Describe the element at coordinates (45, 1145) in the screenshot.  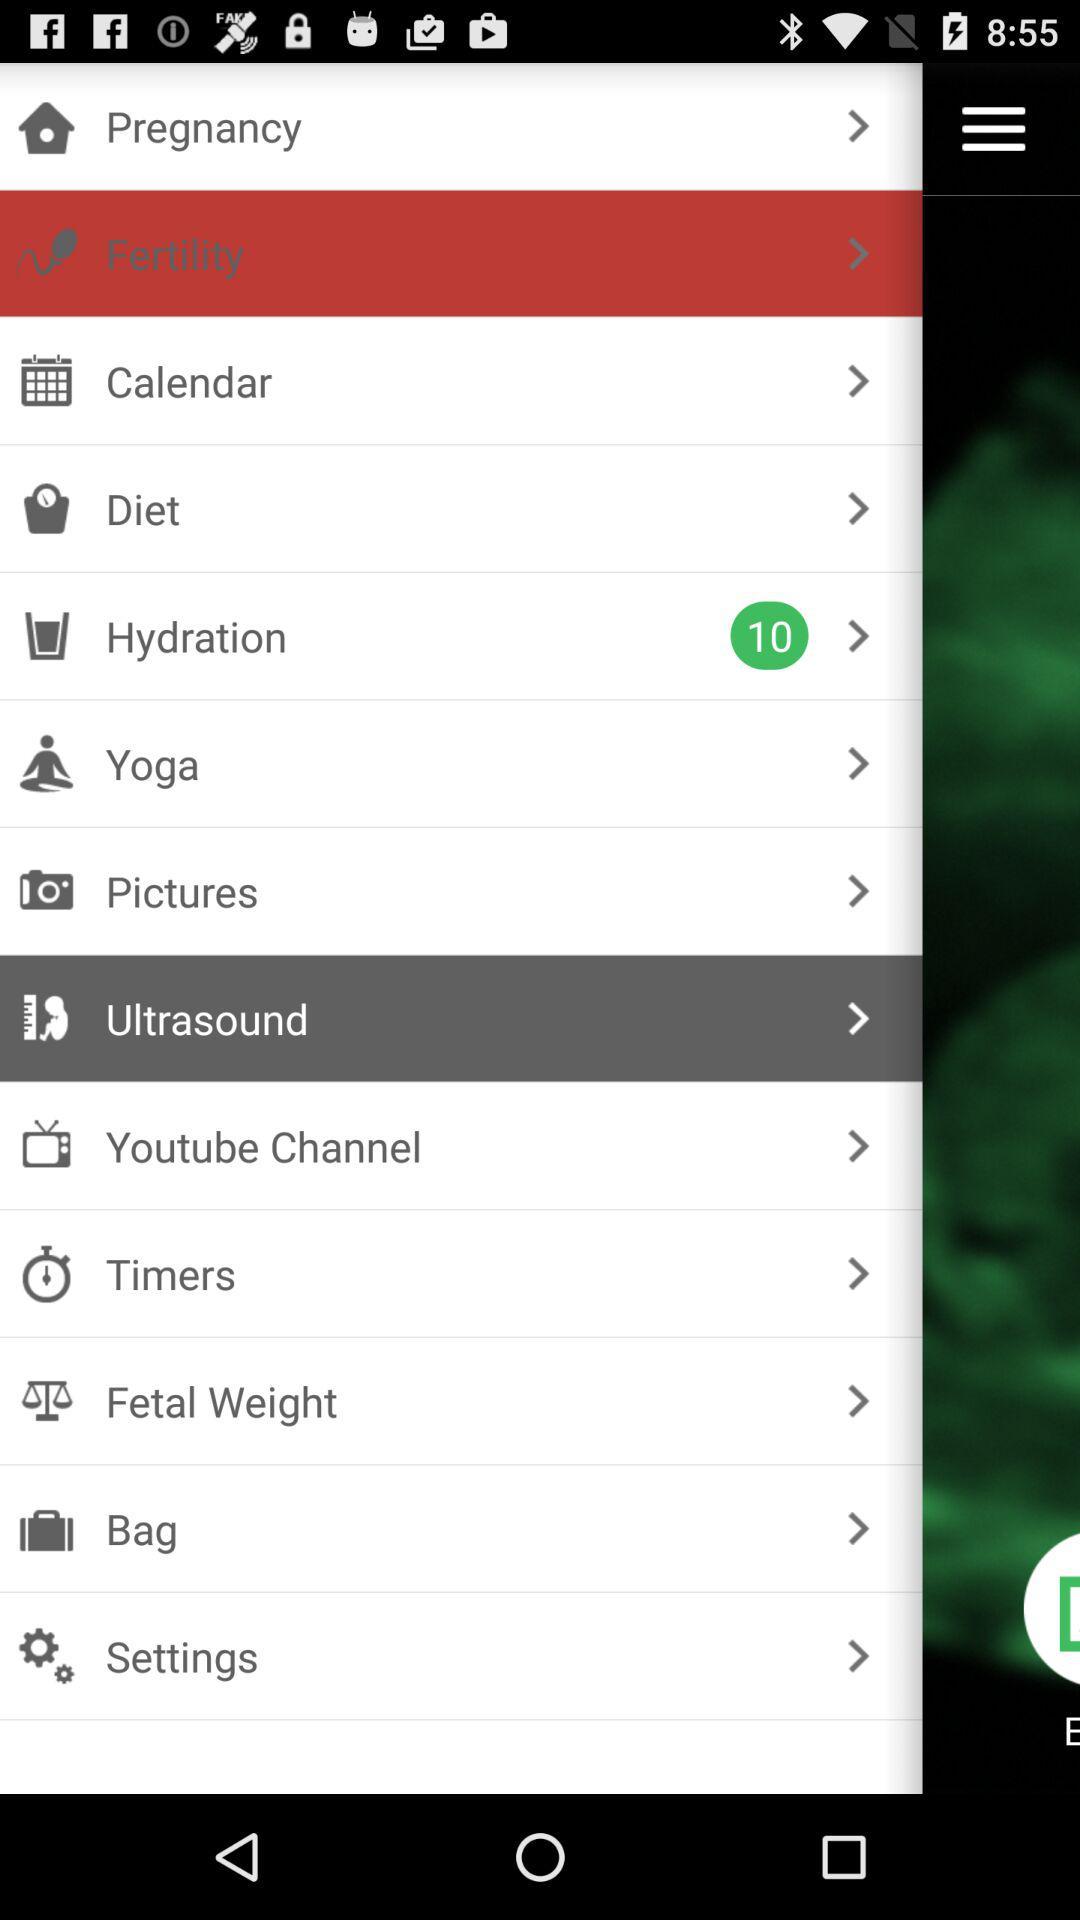
I see `the tv image icon to the left of the text youtube channel` at that location.